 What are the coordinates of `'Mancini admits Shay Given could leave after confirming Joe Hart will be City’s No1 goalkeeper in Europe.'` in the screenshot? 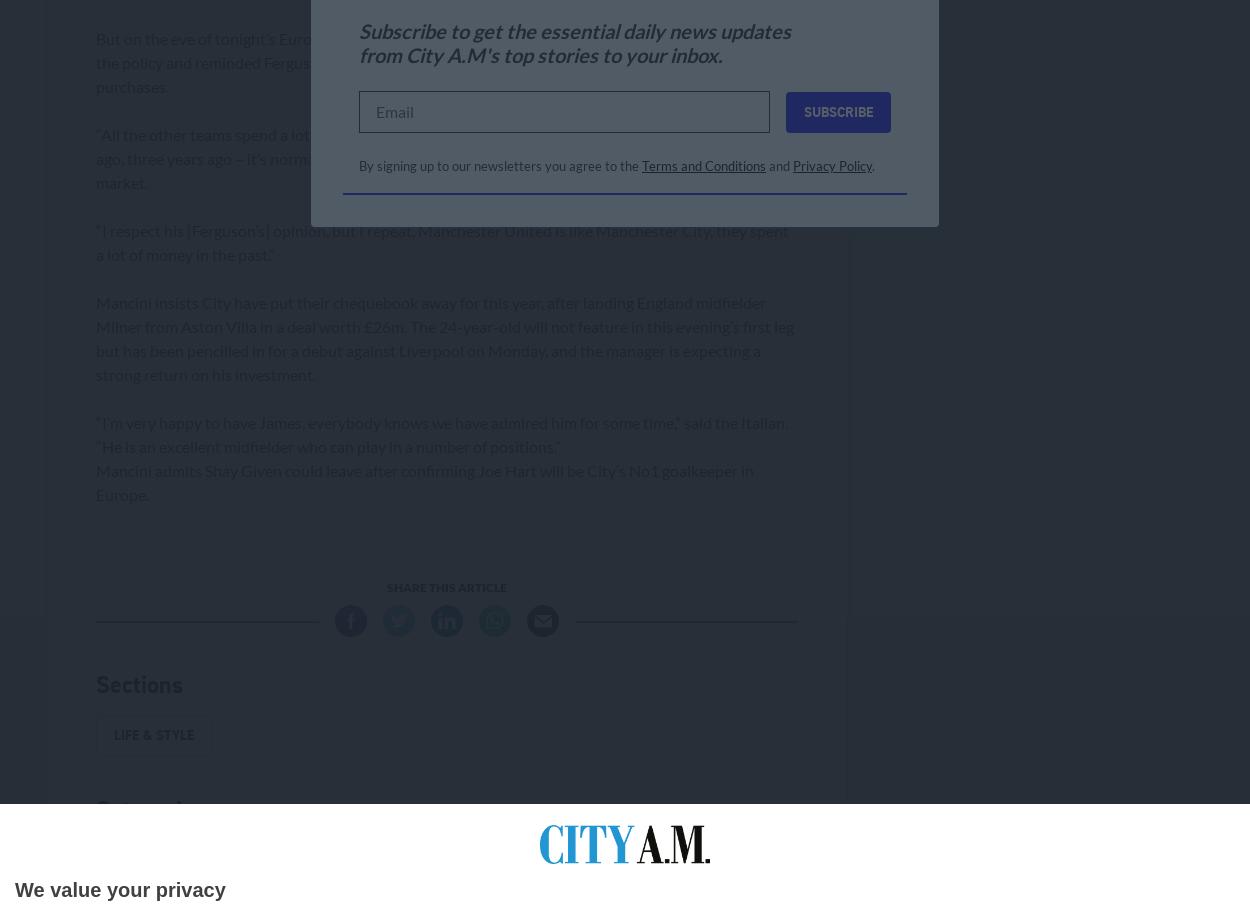 It's located at (94, 480).